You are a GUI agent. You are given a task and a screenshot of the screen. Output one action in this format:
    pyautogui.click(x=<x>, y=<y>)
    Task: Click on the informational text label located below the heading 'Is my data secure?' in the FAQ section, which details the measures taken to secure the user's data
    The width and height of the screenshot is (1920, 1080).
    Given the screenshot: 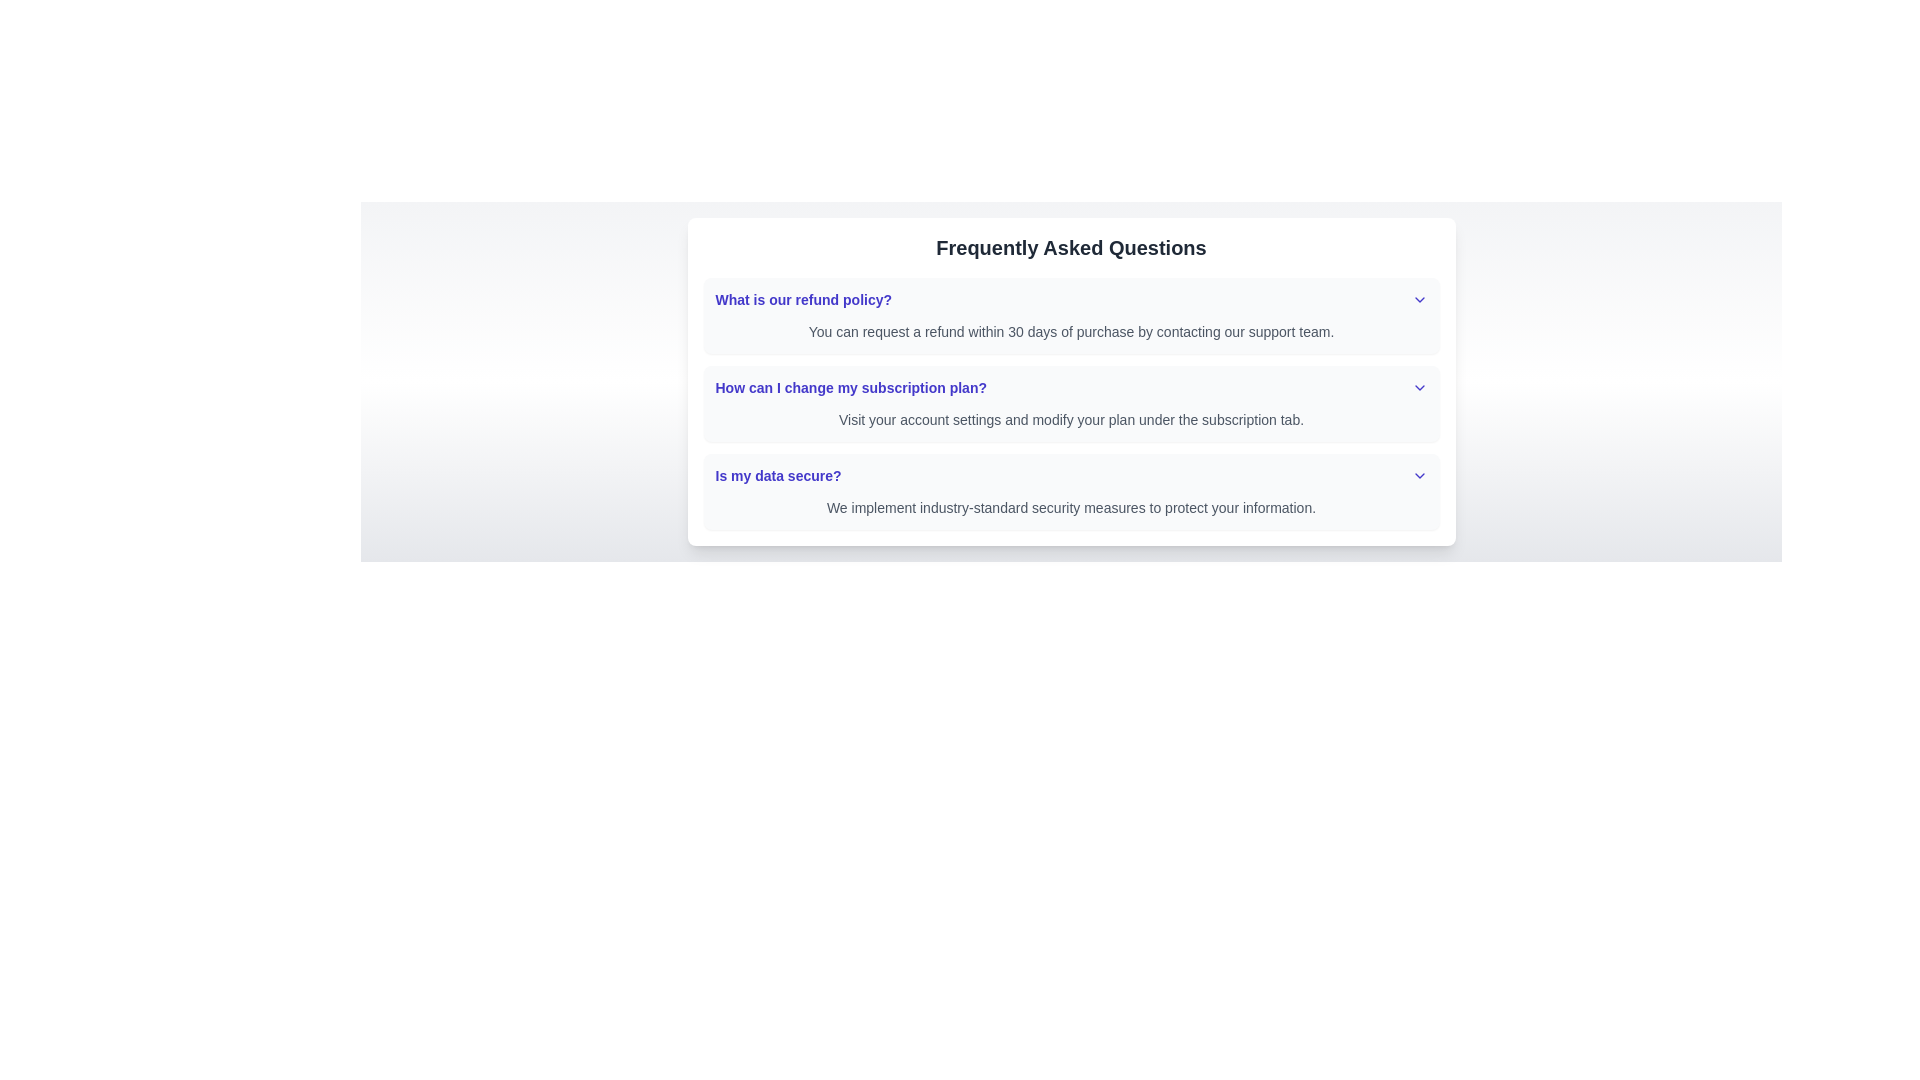 What is the action you would take?
    pyautogui.click(x=1070, y=507)
    